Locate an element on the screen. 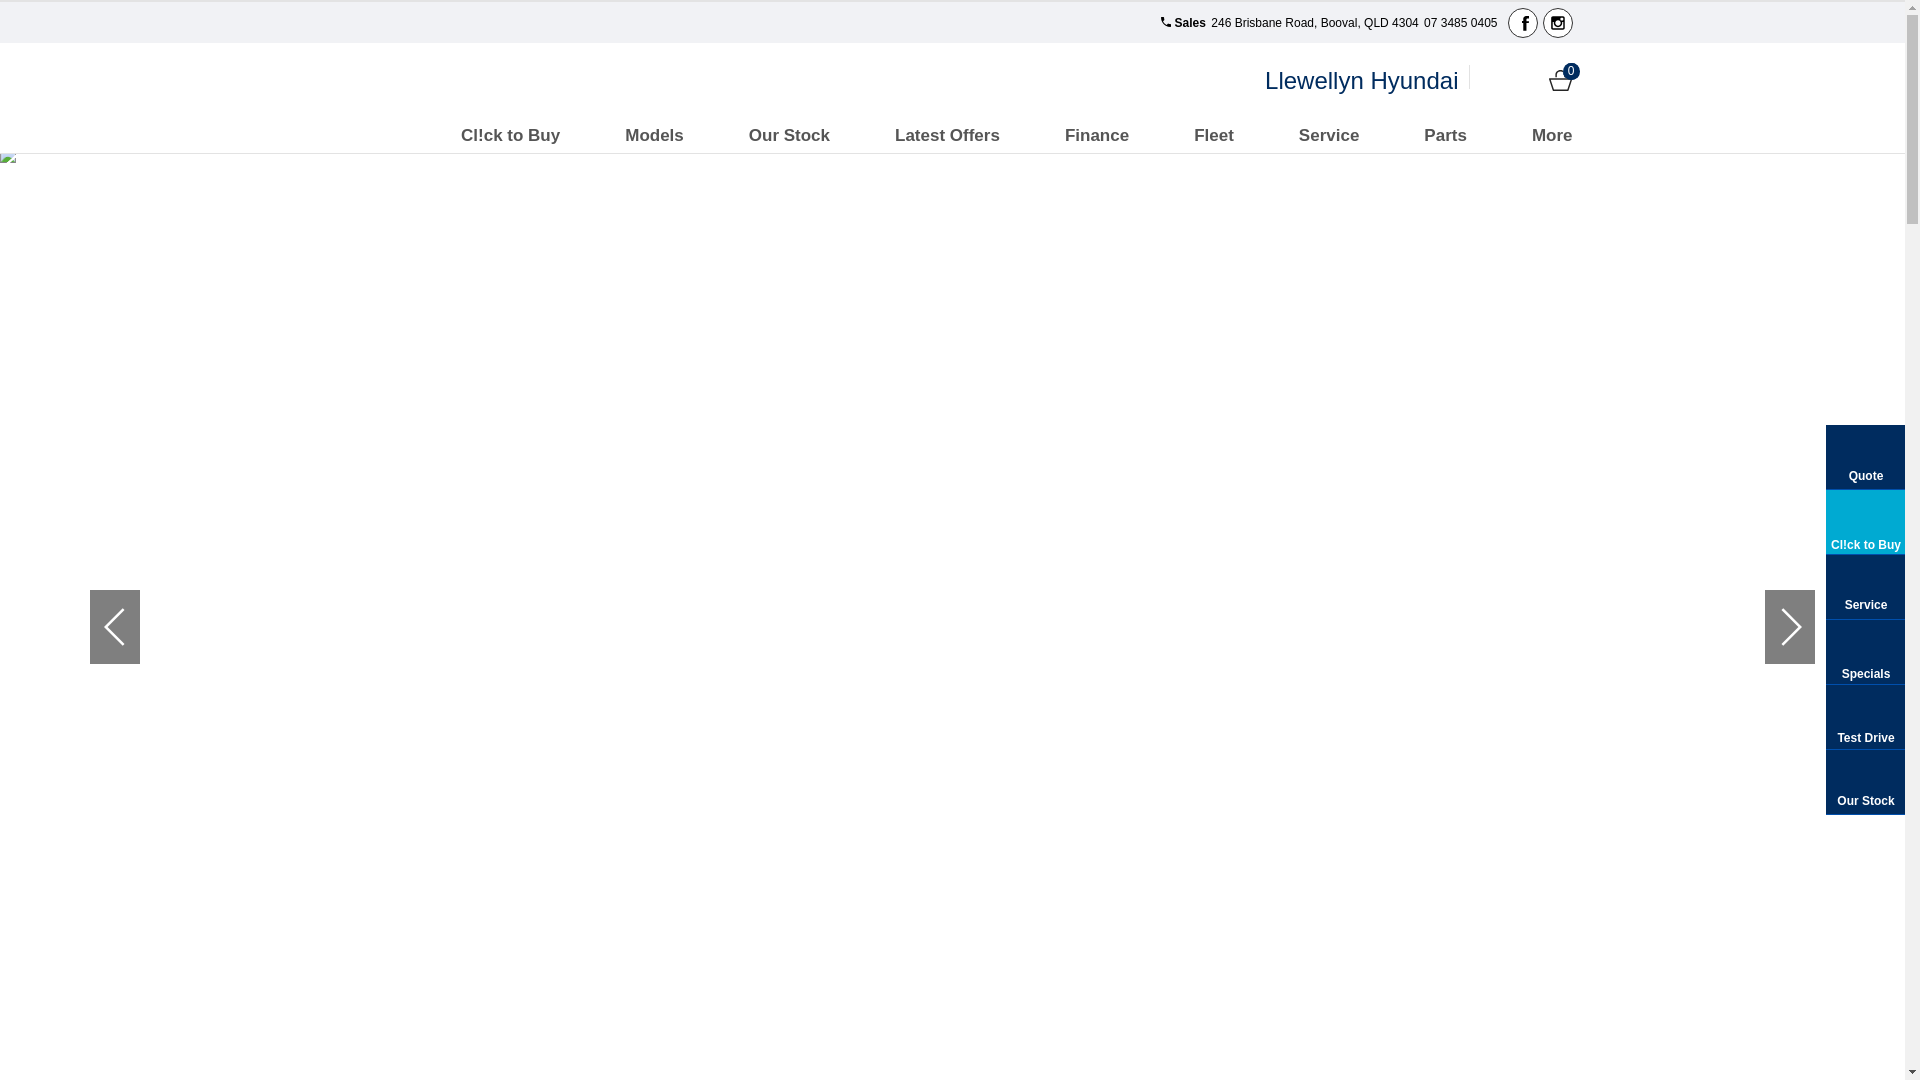 The height and width of the screenshot is (1080, 1920). 'Login' is located at coordinates (1483, 79).